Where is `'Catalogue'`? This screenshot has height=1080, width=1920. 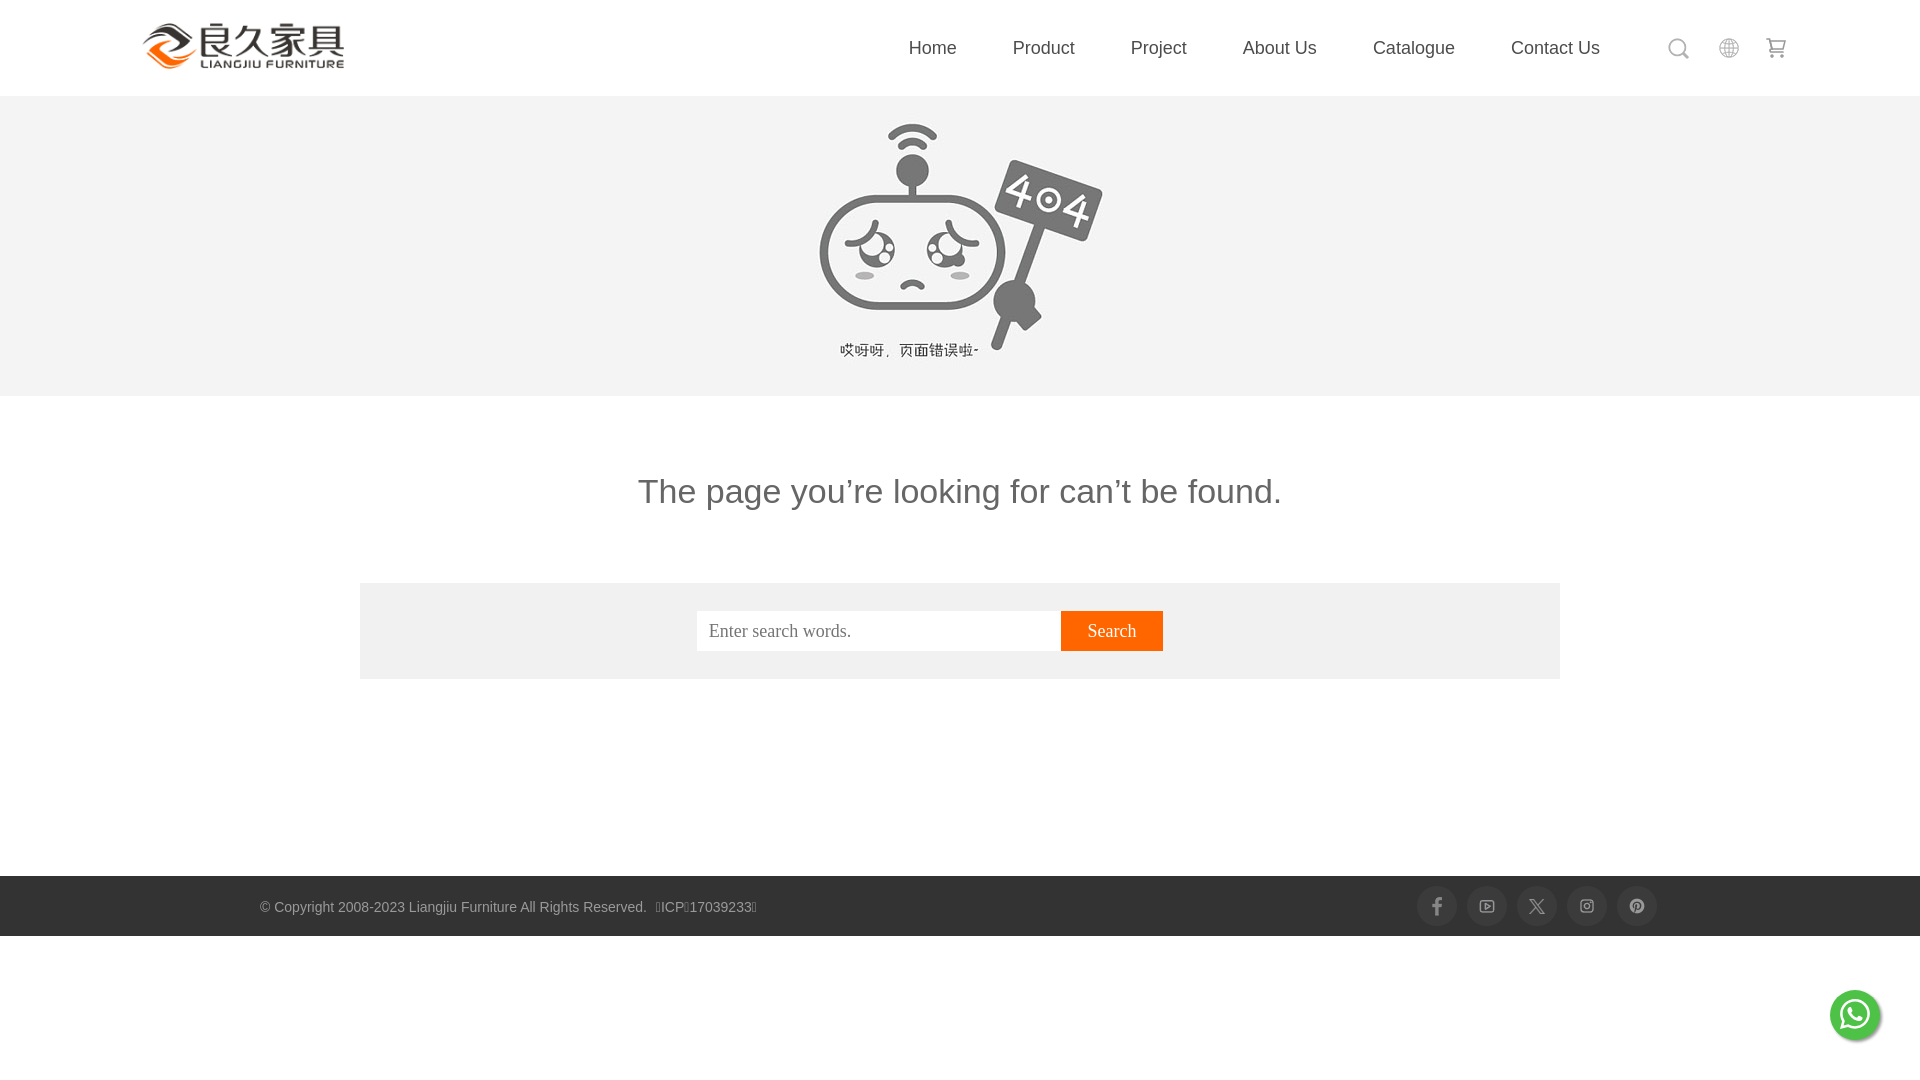
'Catalogue' is located at coordinates (1413, 46).